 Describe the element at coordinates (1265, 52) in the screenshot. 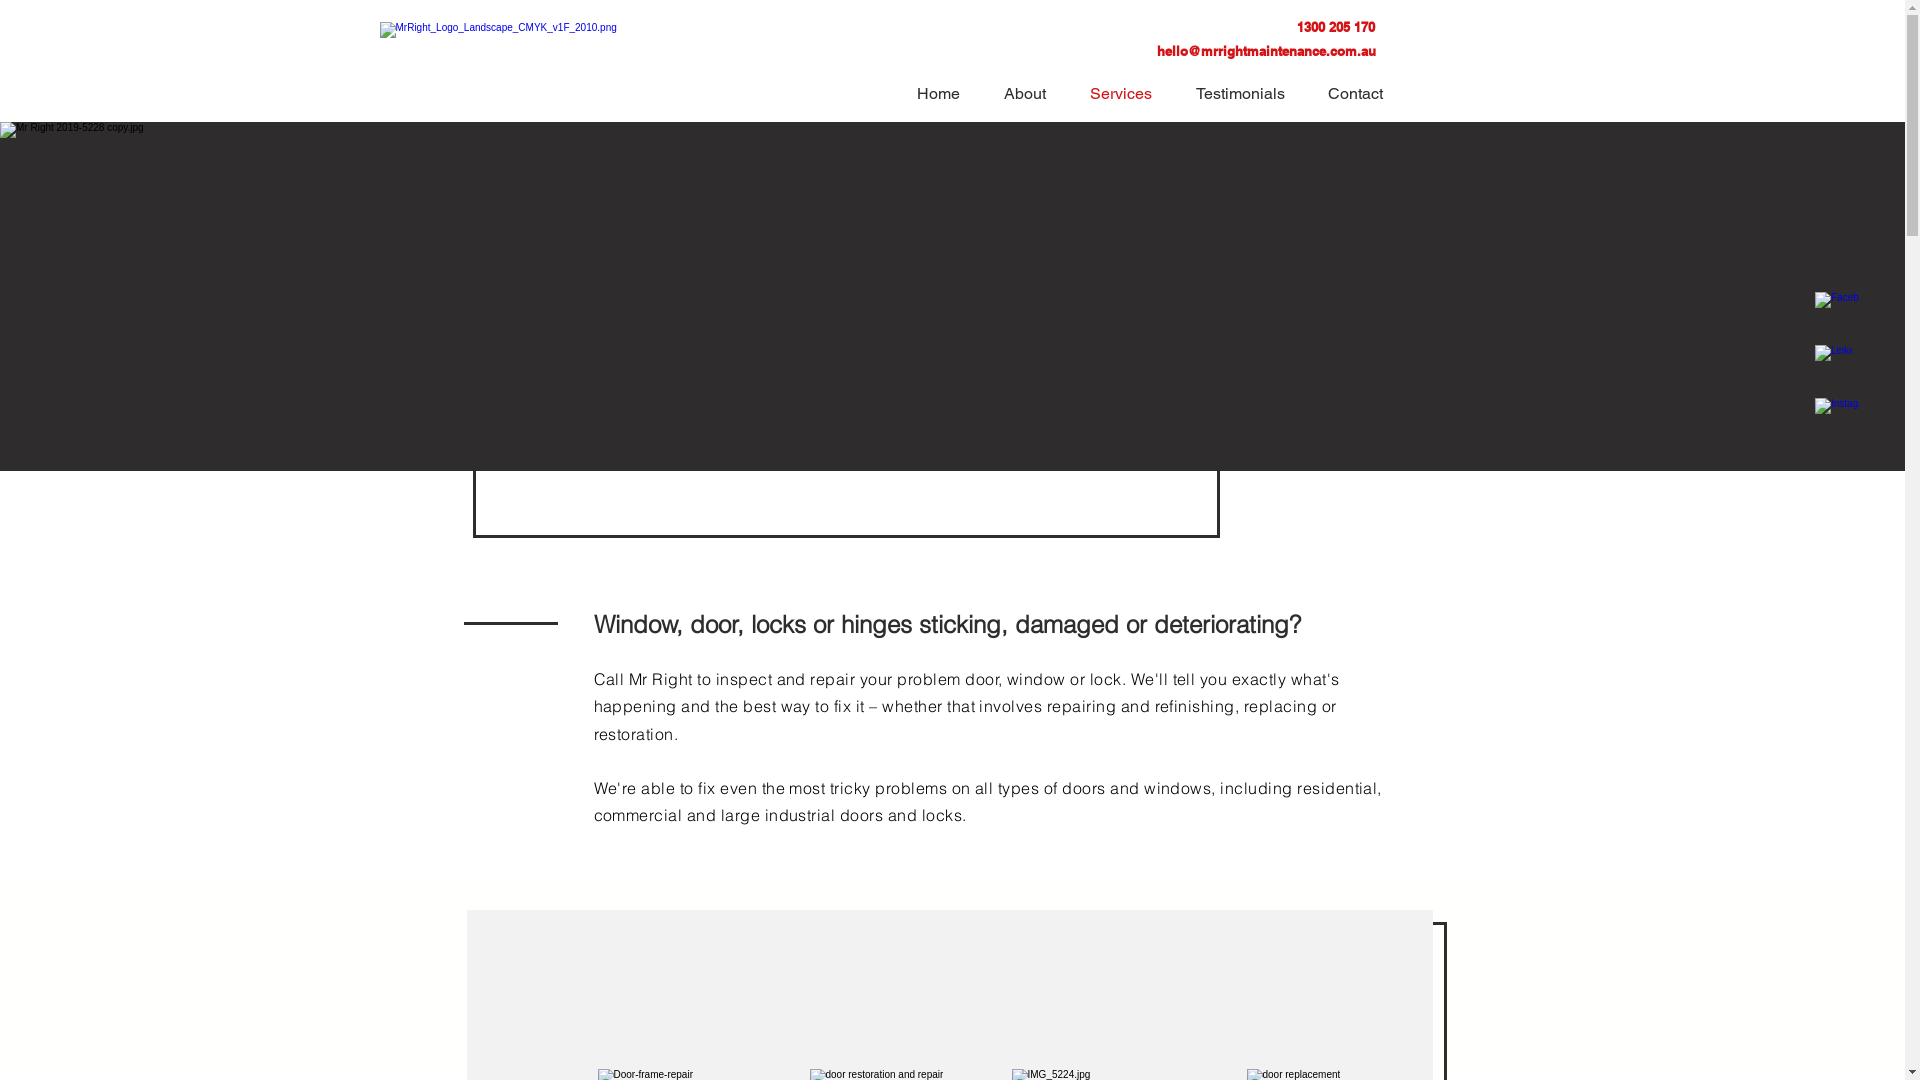

I see `'hello@mrrightmaintenance.com.au'` at that location.